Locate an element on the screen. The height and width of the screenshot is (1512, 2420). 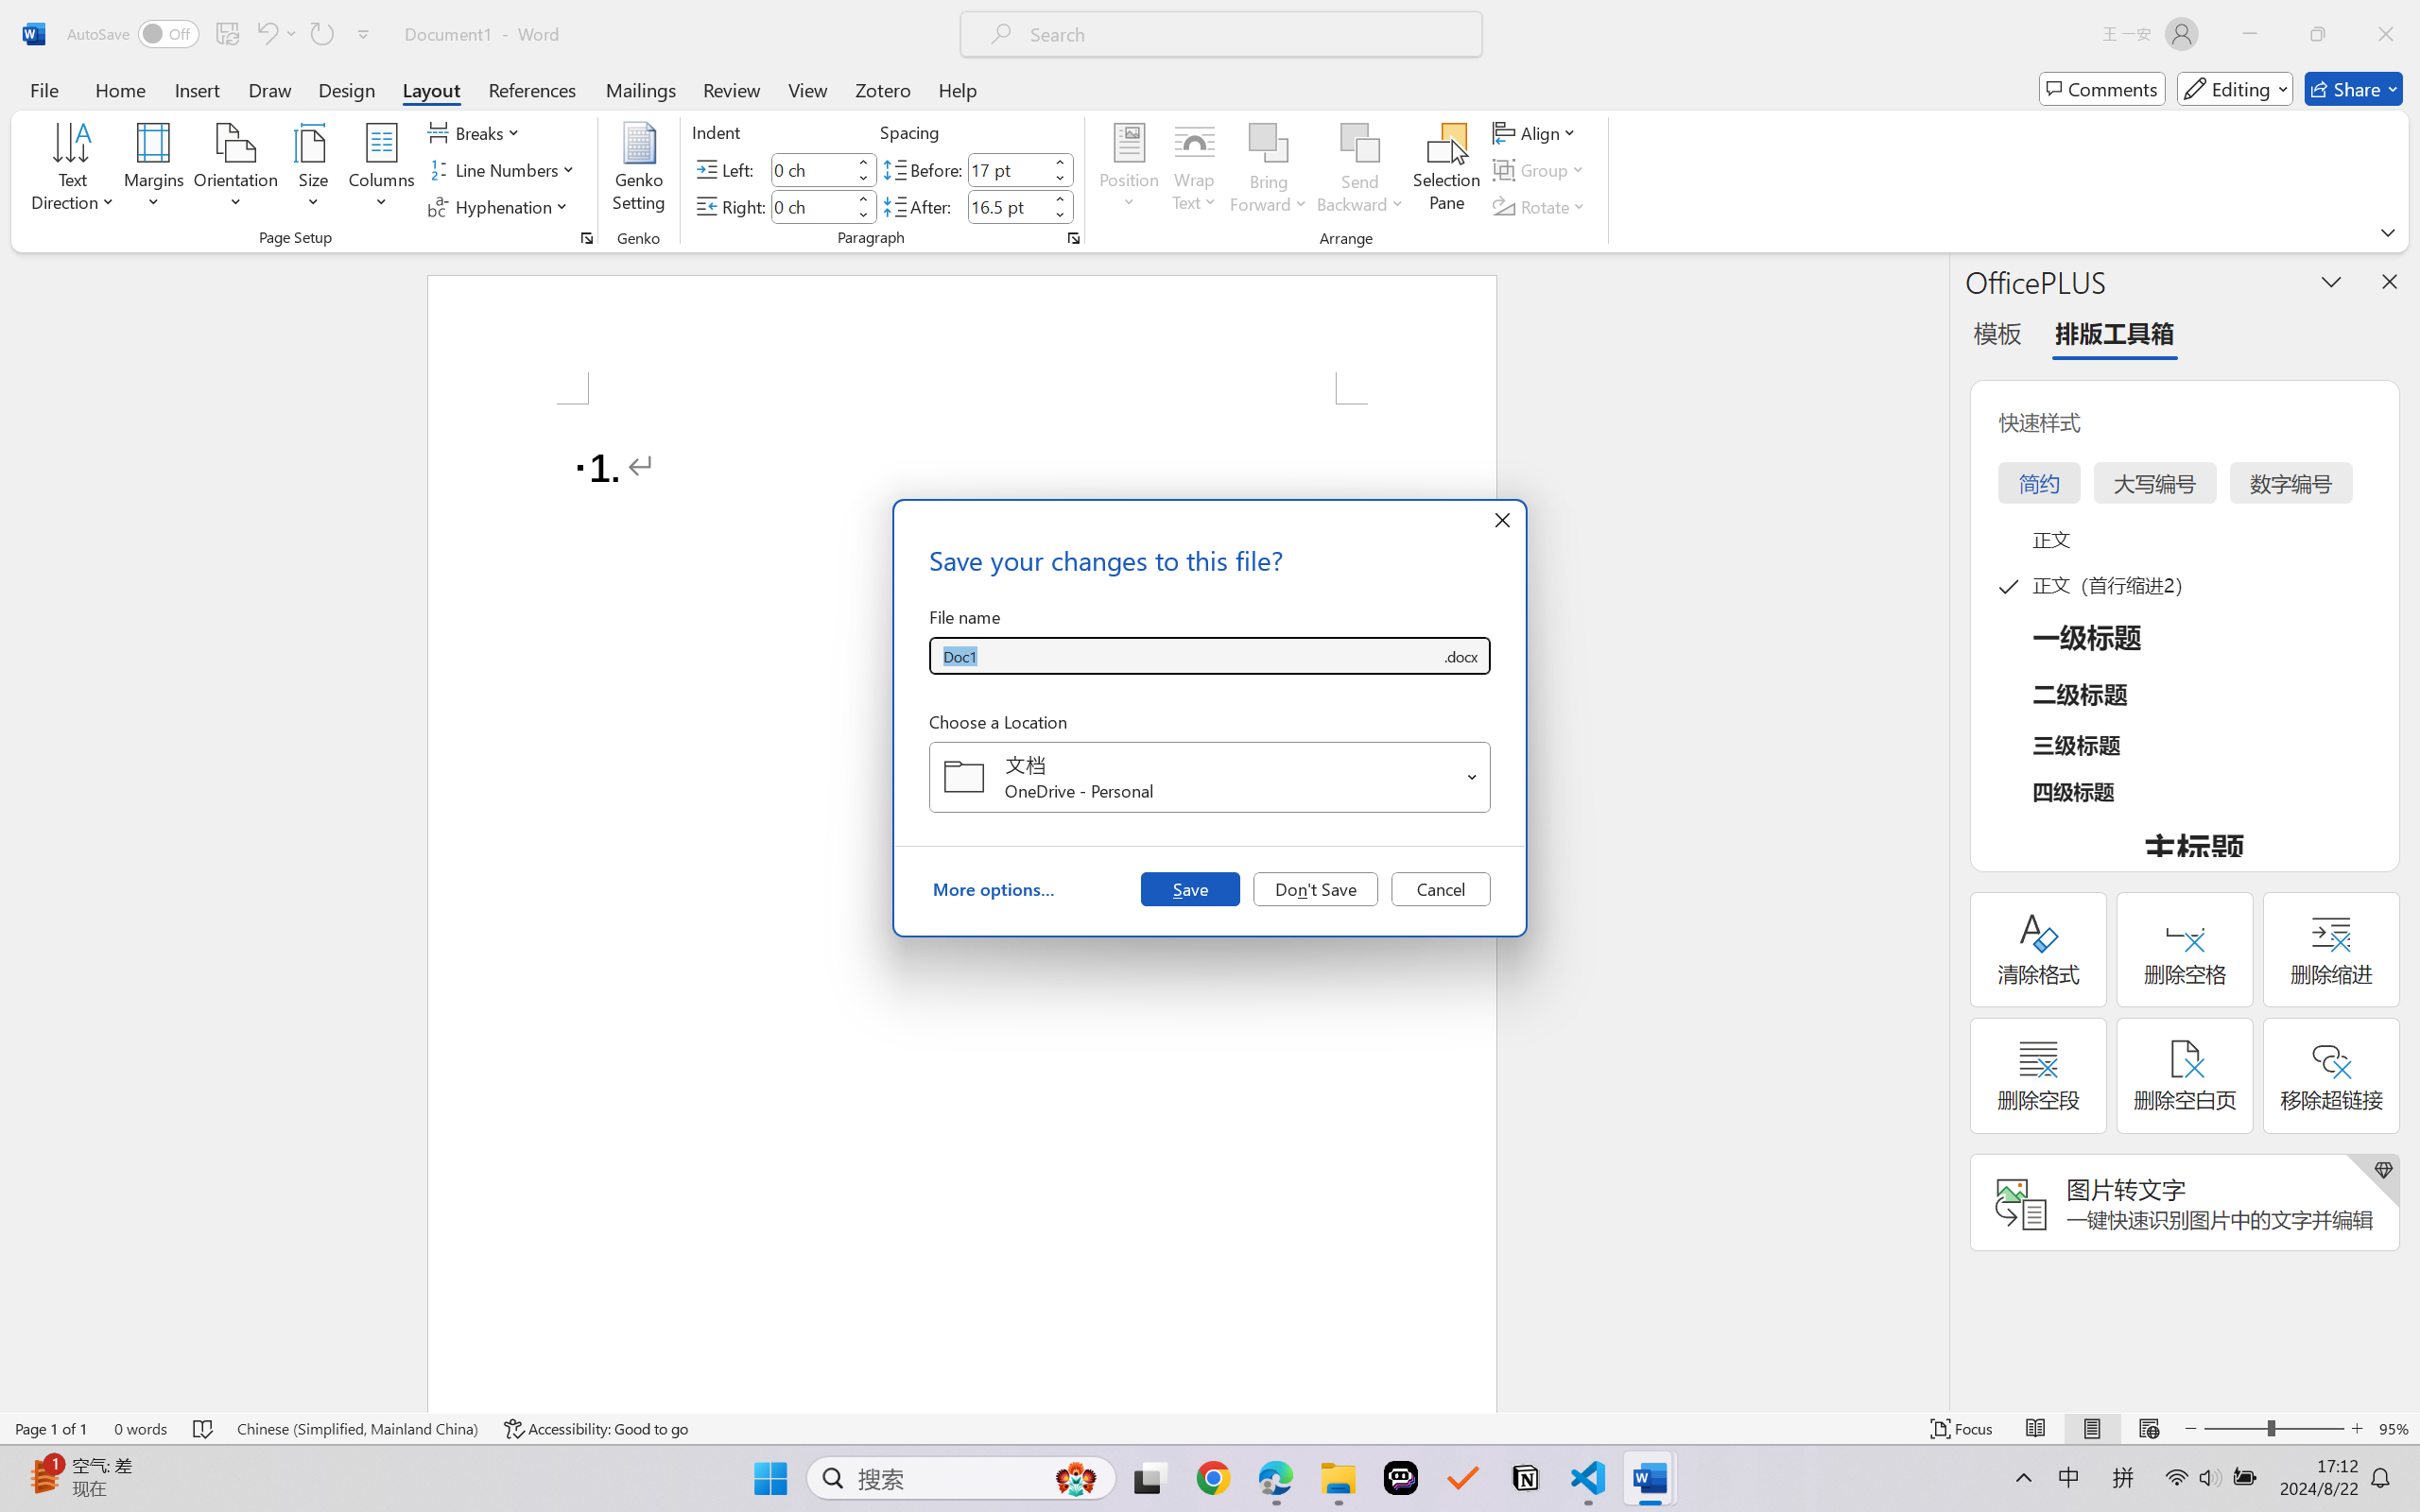
'Line Numbers' is located at coordinates (503, 170).